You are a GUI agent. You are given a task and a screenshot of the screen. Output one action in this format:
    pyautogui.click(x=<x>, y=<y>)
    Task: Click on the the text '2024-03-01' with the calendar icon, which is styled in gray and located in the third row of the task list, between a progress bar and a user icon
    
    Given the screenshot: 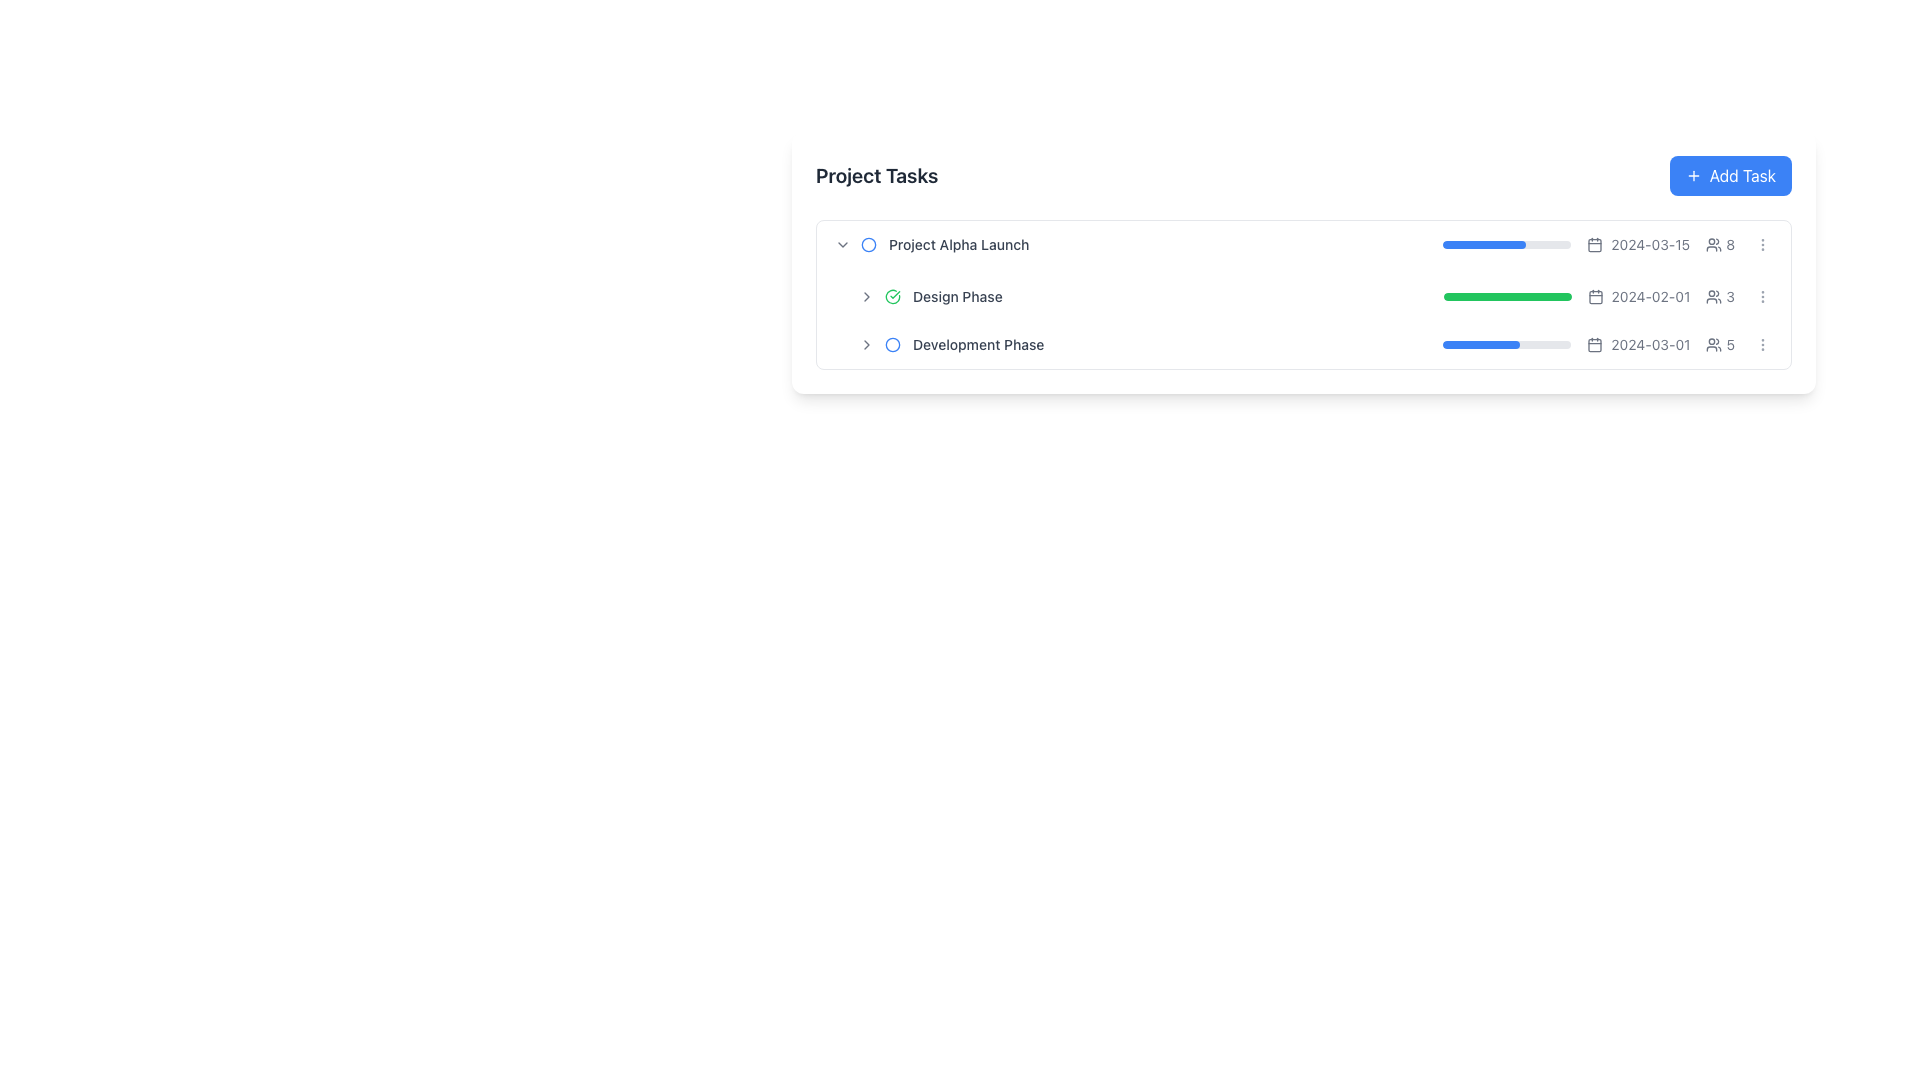 What is the action you would take?
    pyautogui.click(x=1638, y=343)
    